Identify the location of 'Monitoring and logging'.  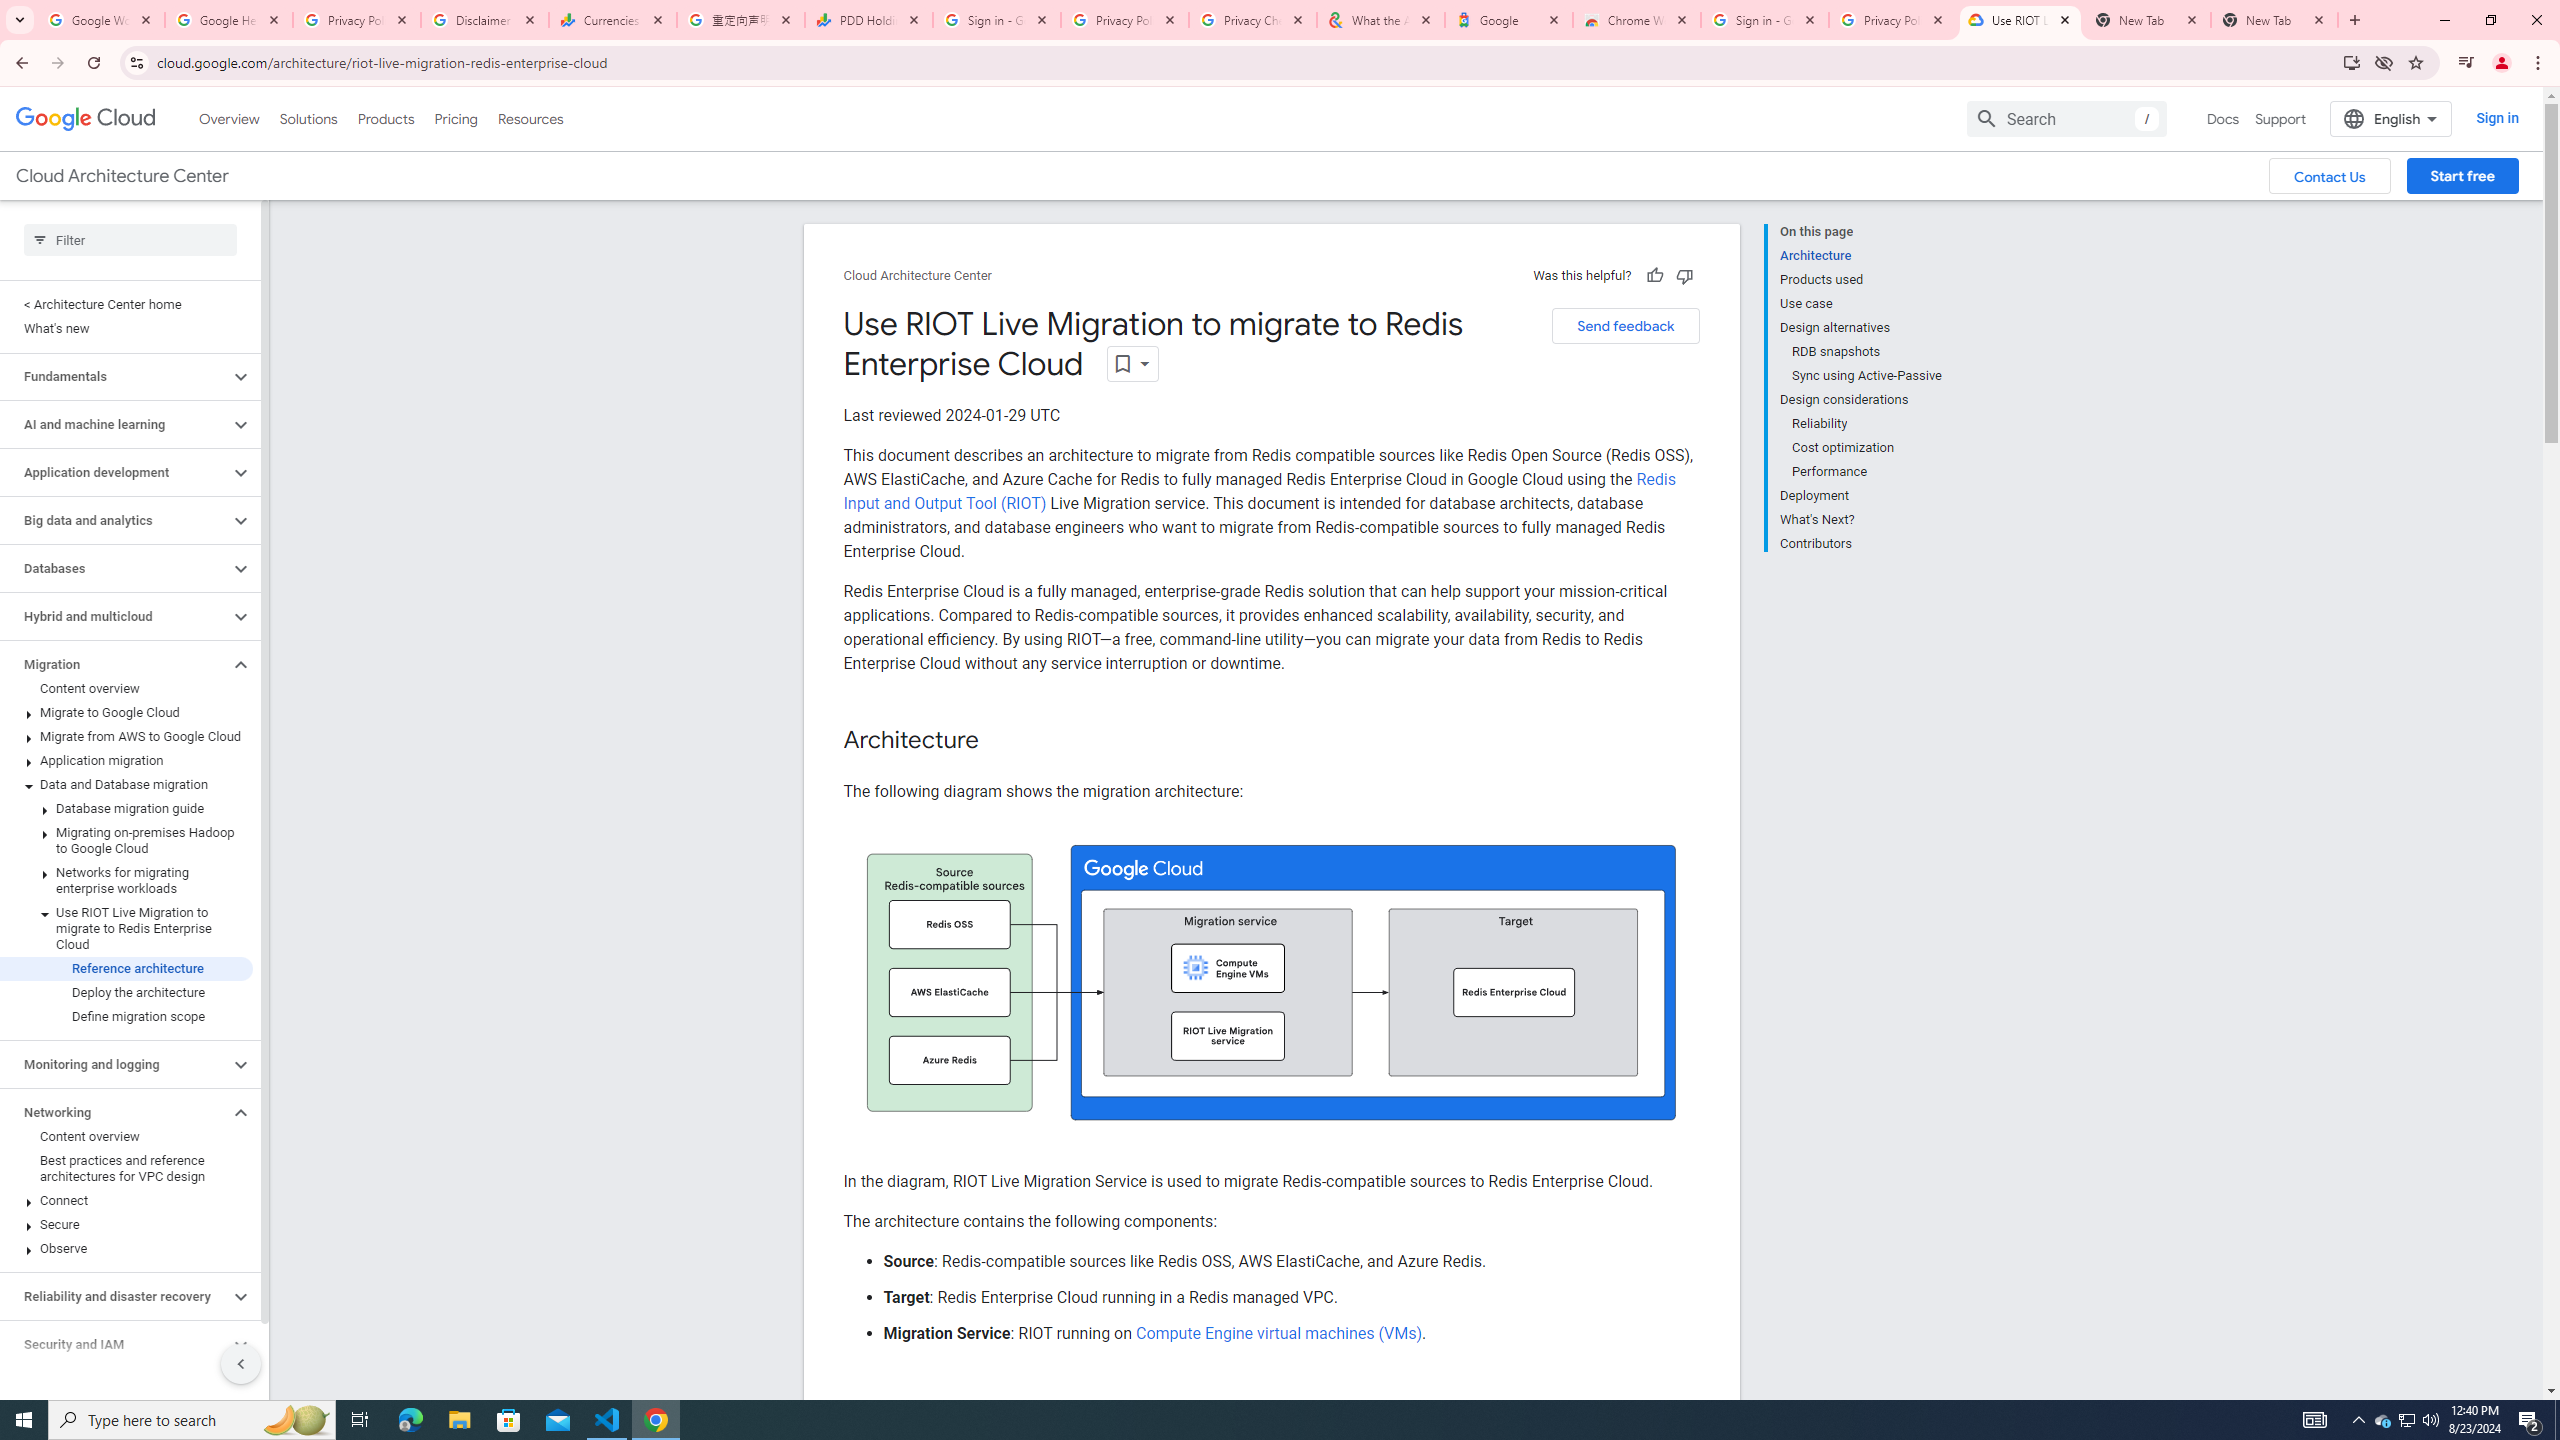
(113, 1064).